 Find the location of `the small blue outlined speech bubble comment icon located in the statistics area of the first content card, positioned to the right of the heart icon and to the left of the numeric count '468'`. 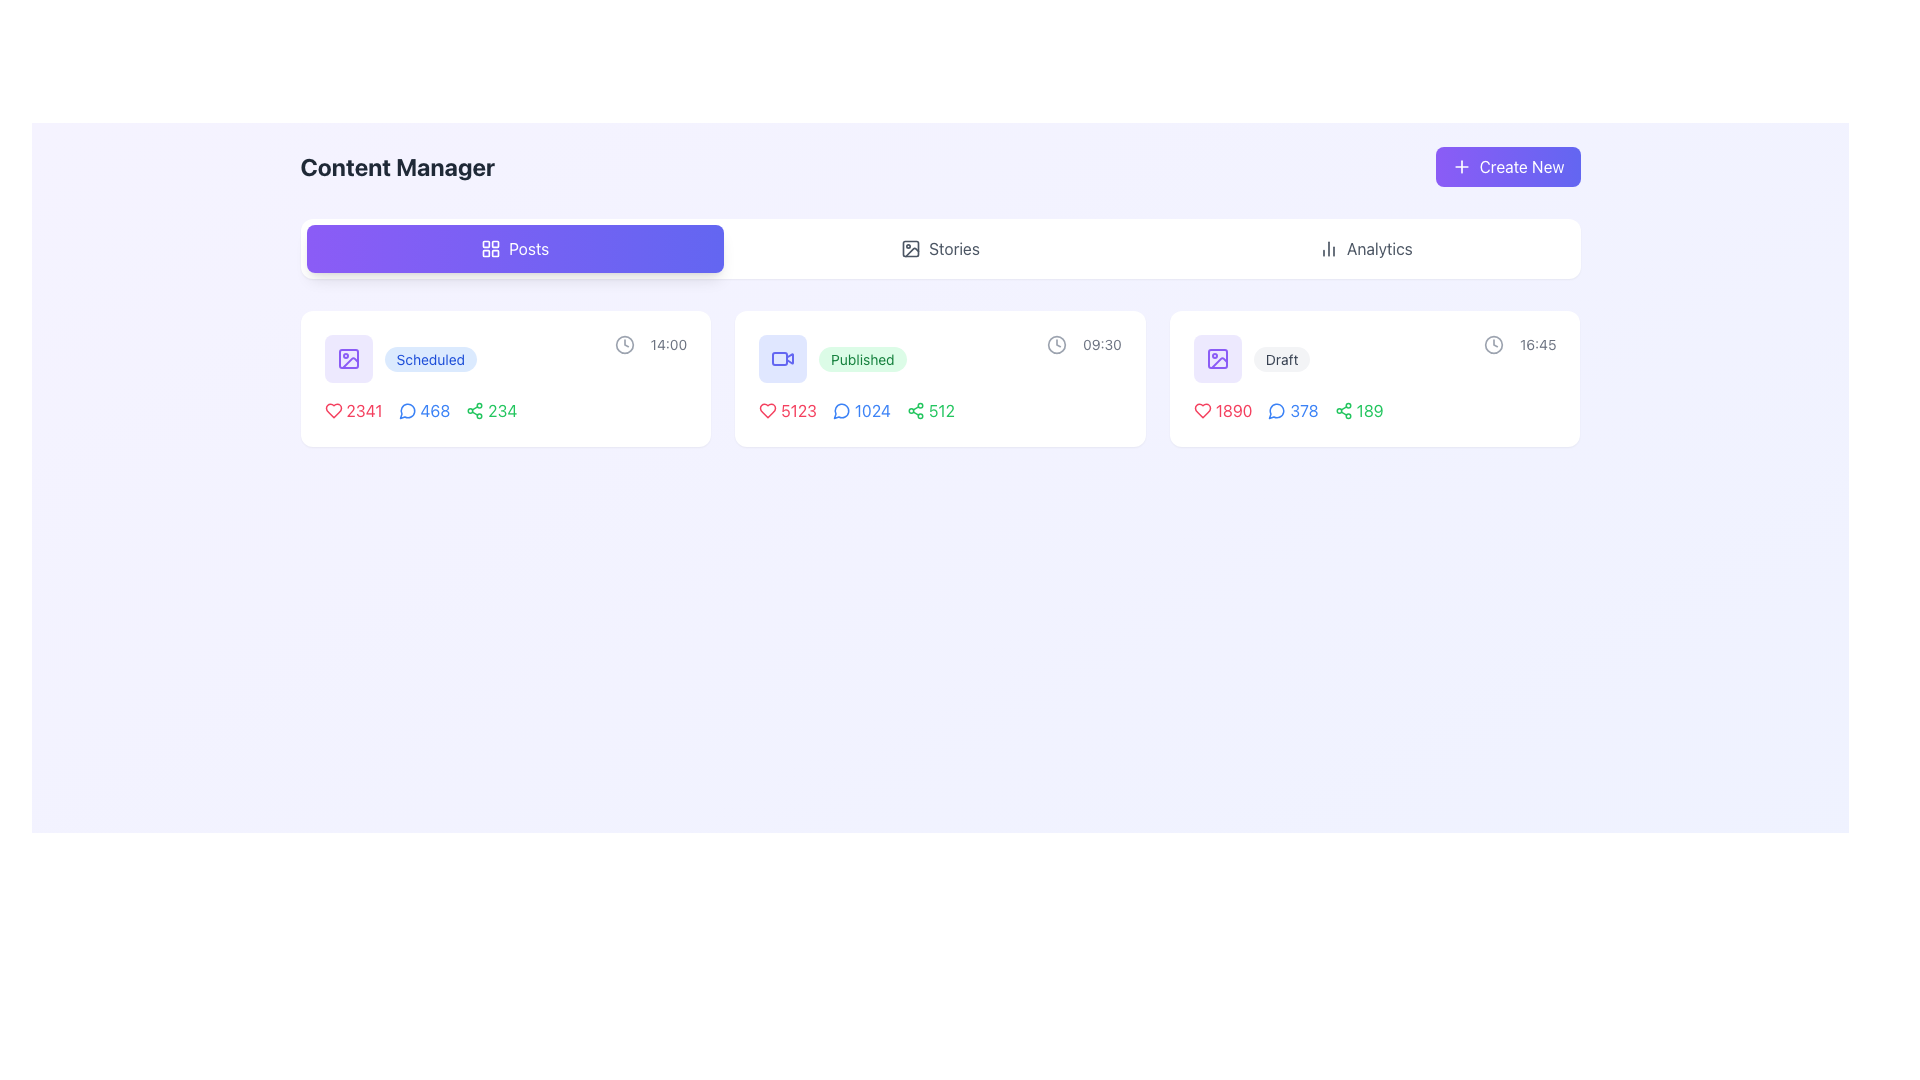

the small blue outlined speech bubble comment icon located in the statistics area of the first content card, positioned to the right of the heart icon and to the left of the numeric count '468' is located at coordinates (406, 410).